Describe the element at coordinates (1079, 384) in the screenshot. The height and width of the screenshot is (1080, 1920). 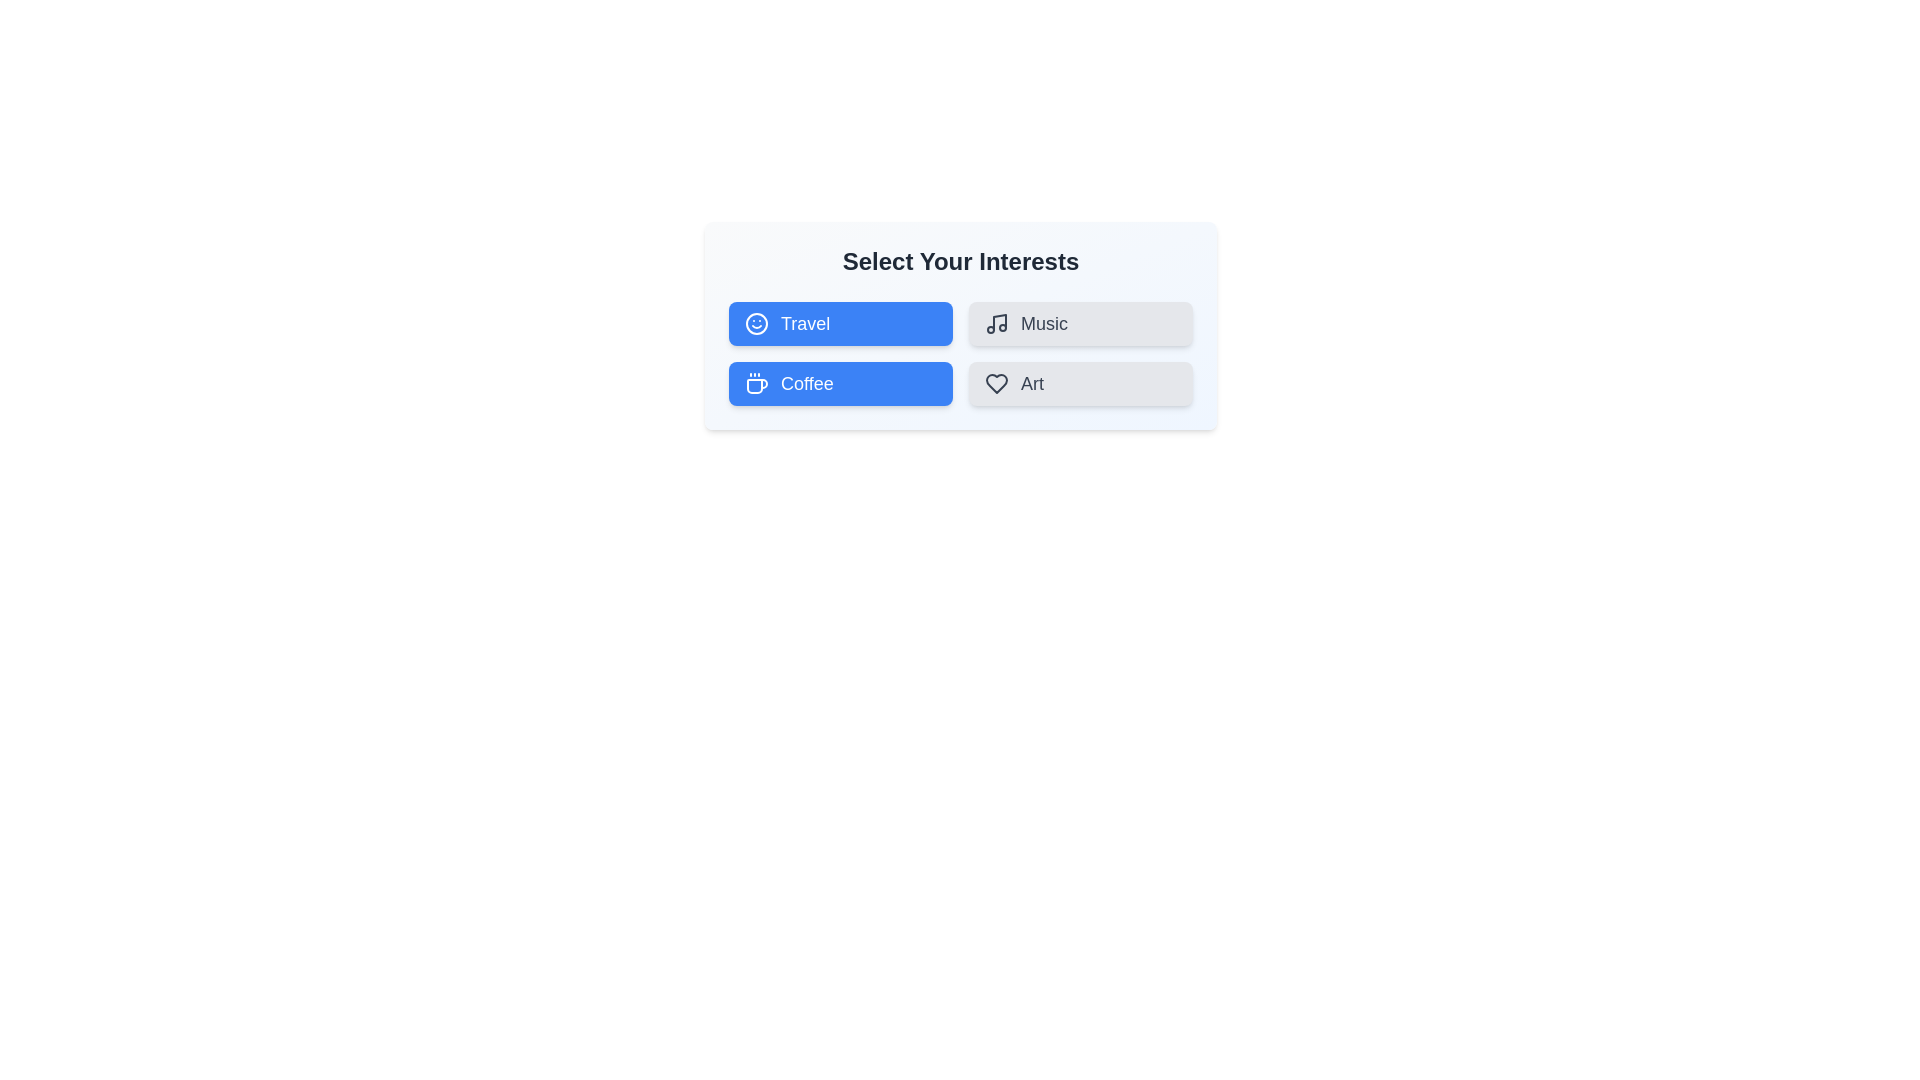
I see `the button labeled Art to observe its hover effect` at that location.